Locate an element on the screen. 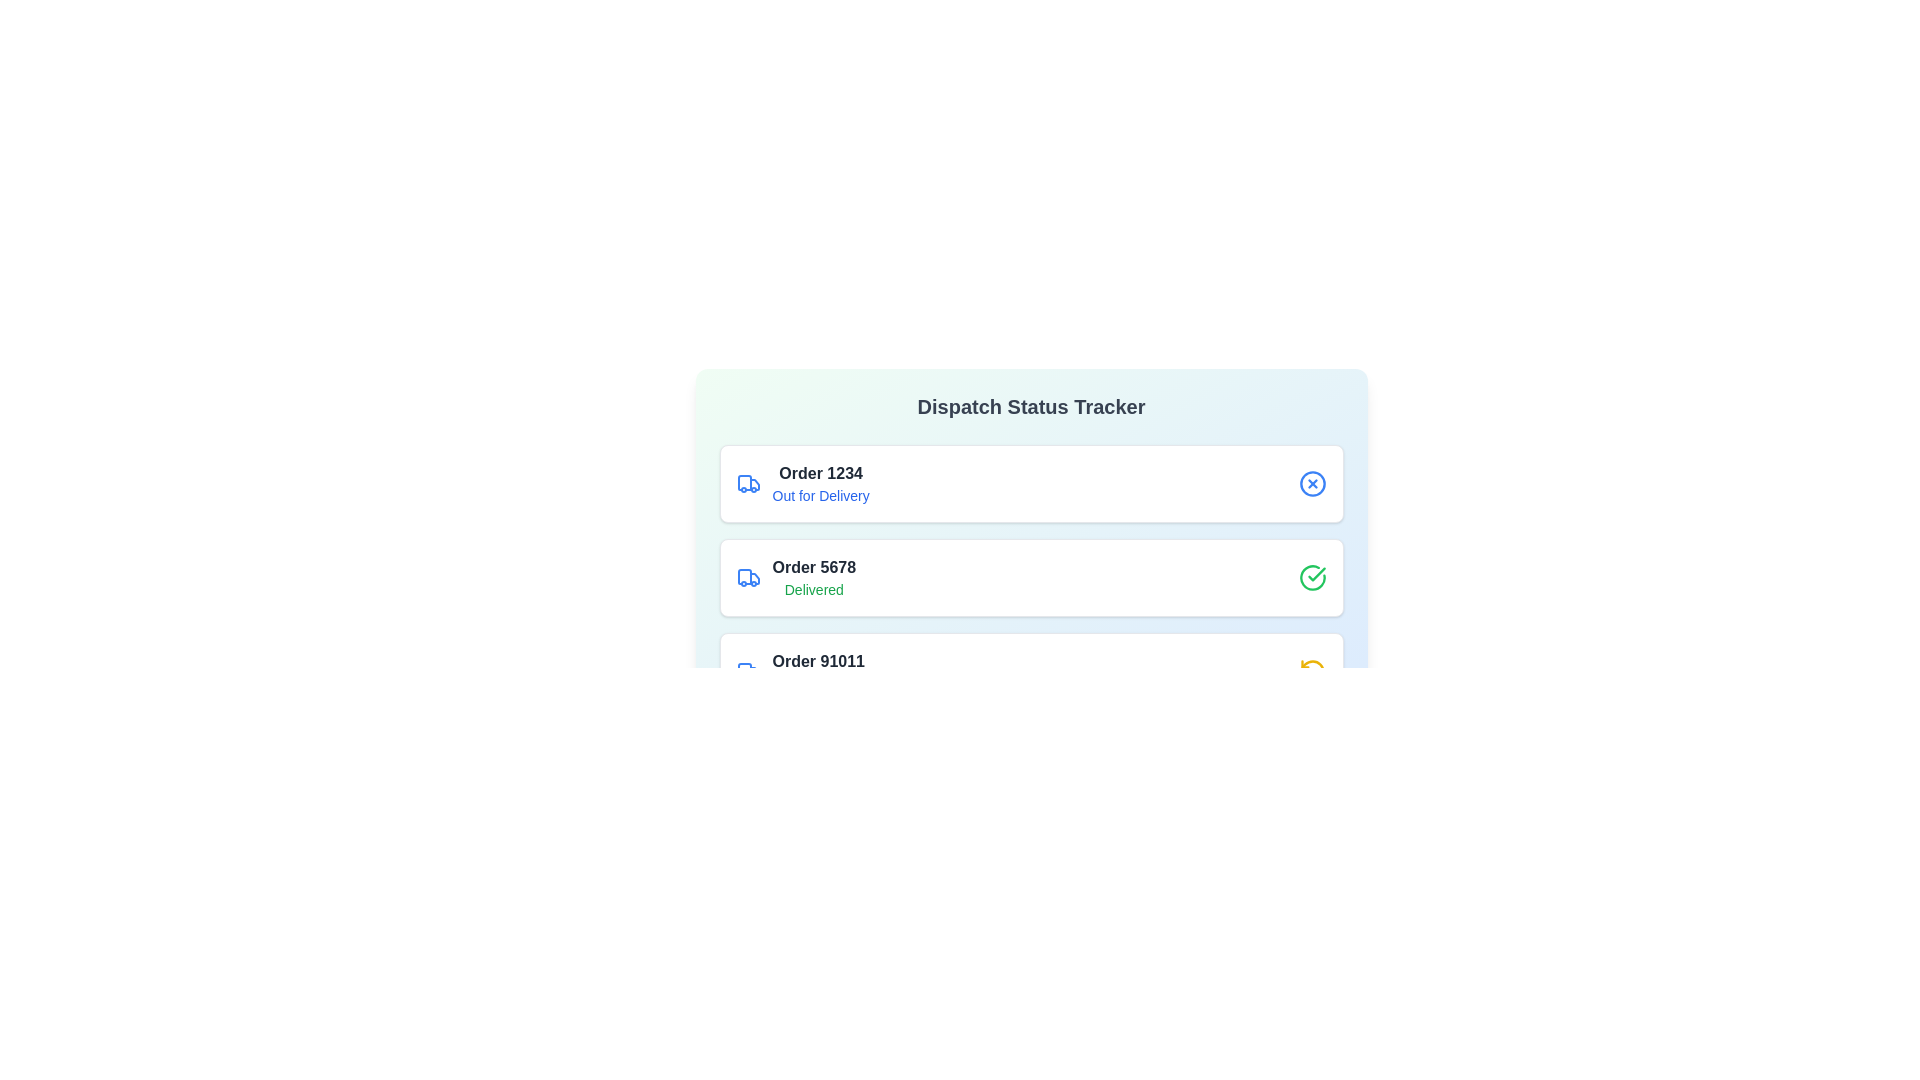 Image resolution: width=1920 pixels, height=1080 pixels. the icon representing the status of order 1234 is located at coordinates (1312, 483).